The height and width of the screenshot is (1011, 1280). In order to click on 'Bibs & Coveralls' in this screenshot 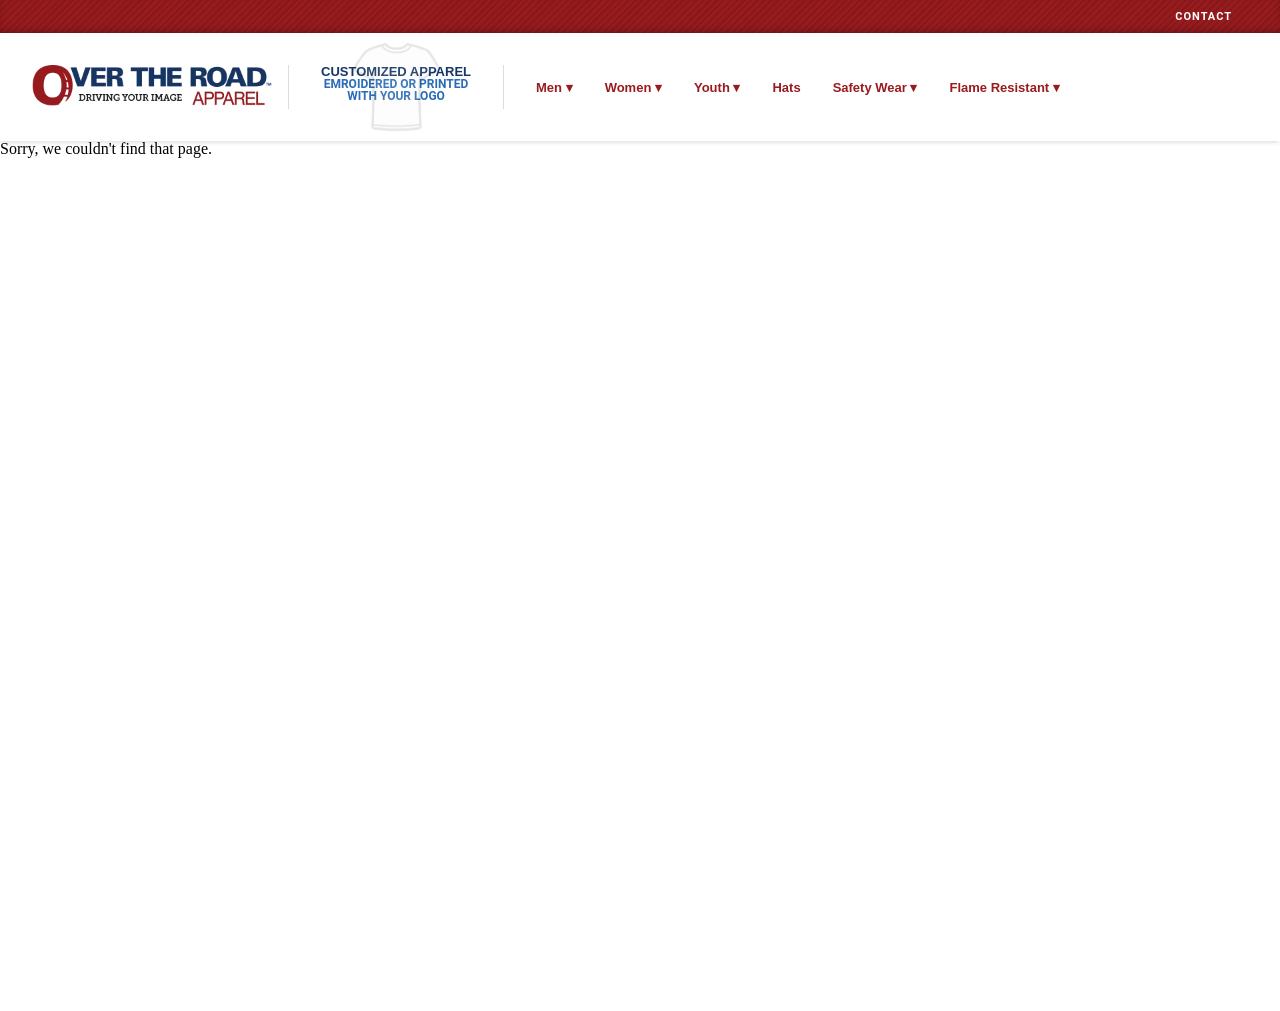, I will do `click(951, 126)`.